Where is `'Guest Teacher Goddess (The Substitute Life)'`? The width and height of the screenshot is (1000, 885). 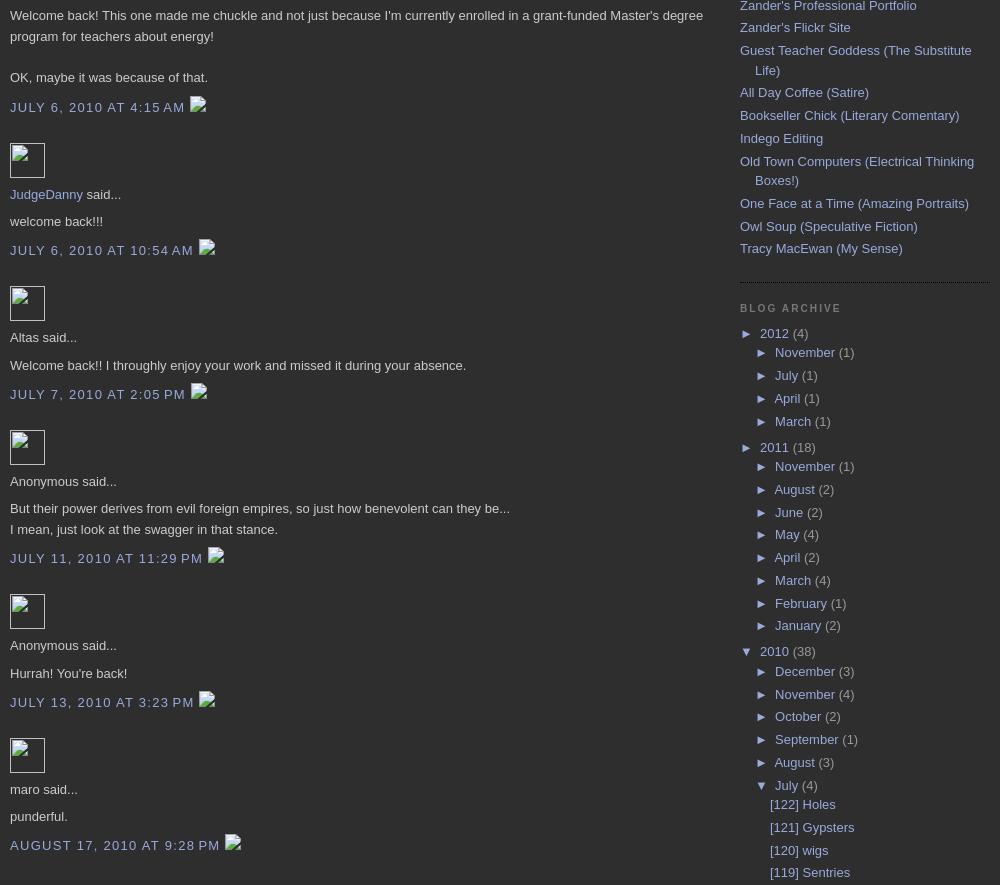
'Guest Teacher Goddess (The Substitute Life)' is located at coordinates (854, 59).